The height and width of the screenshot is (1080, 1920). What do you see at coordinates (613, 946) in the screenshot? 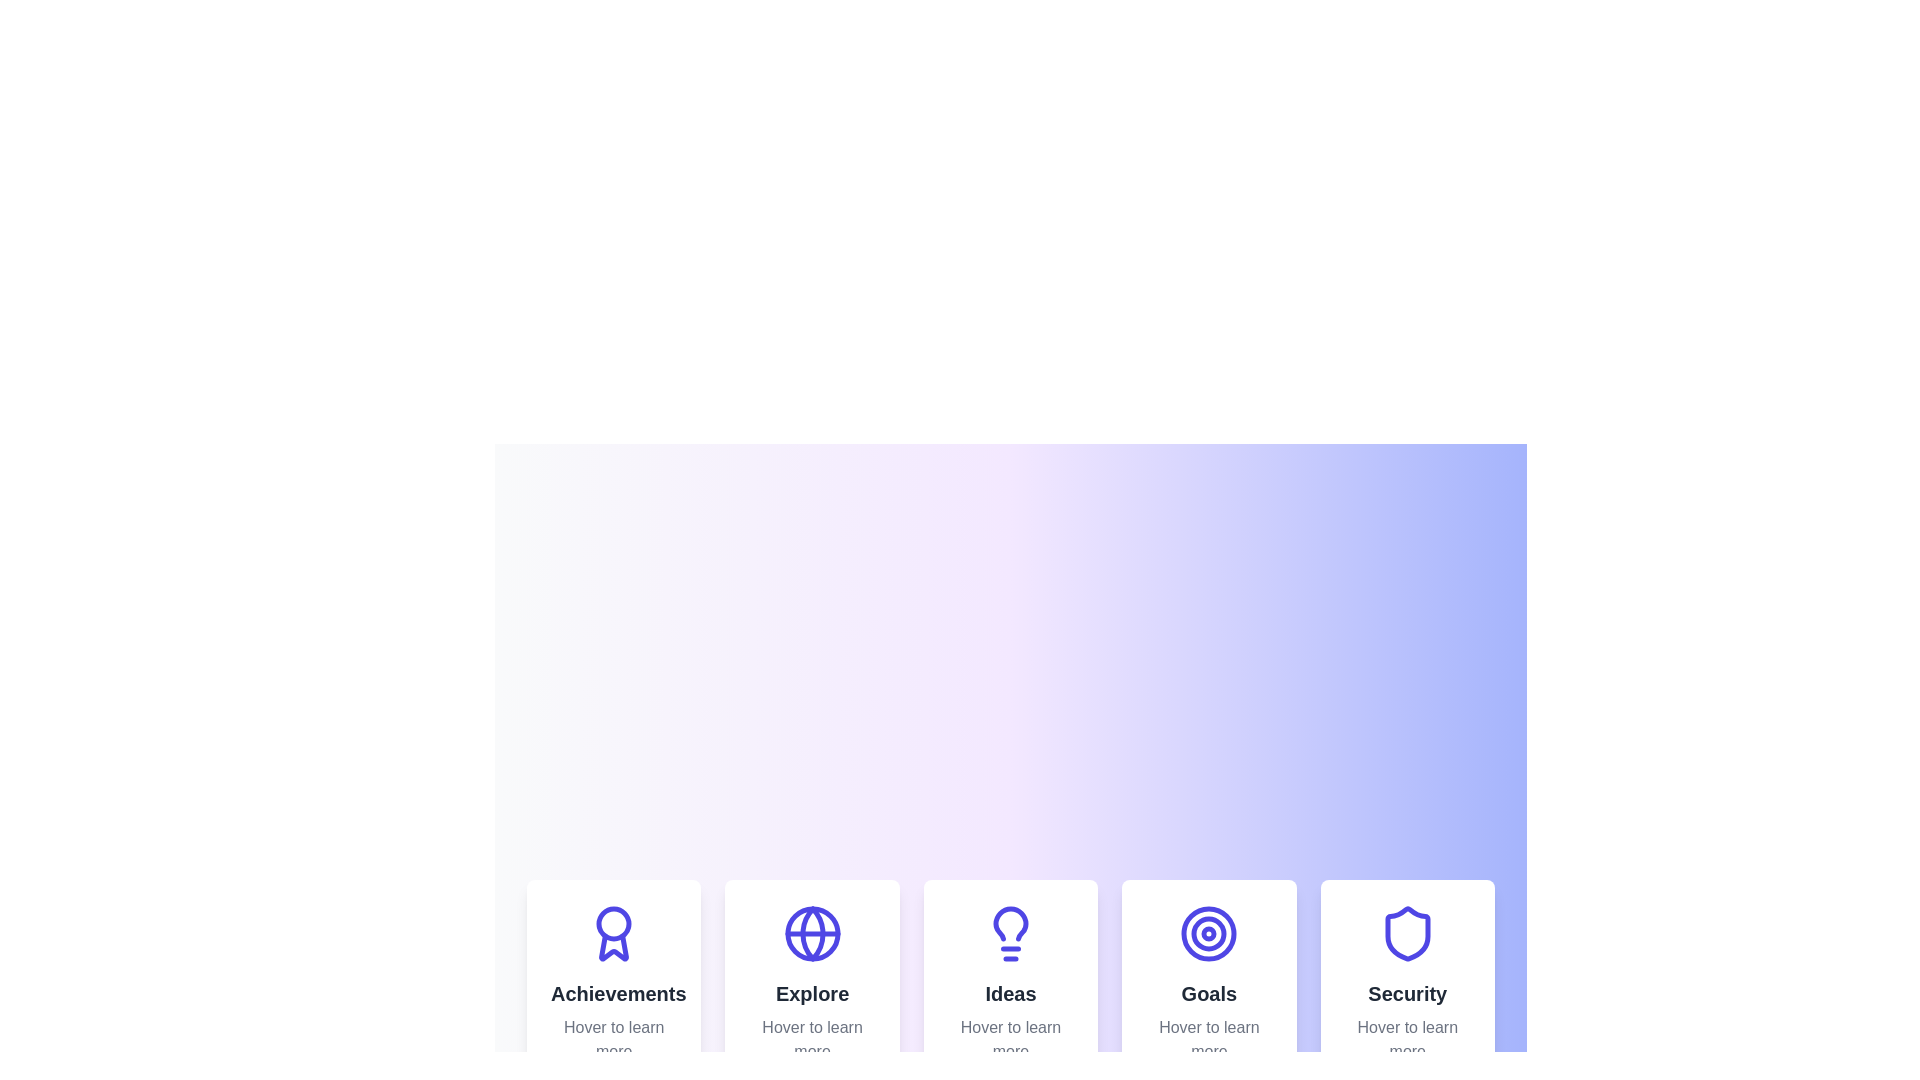
I see `the blue SVG ribbon or badge icon located beneath the circular centerpiece in the 'Achievements' card section, which is the first card from the left in the bottom-most row` at bounding box center [613, 946].